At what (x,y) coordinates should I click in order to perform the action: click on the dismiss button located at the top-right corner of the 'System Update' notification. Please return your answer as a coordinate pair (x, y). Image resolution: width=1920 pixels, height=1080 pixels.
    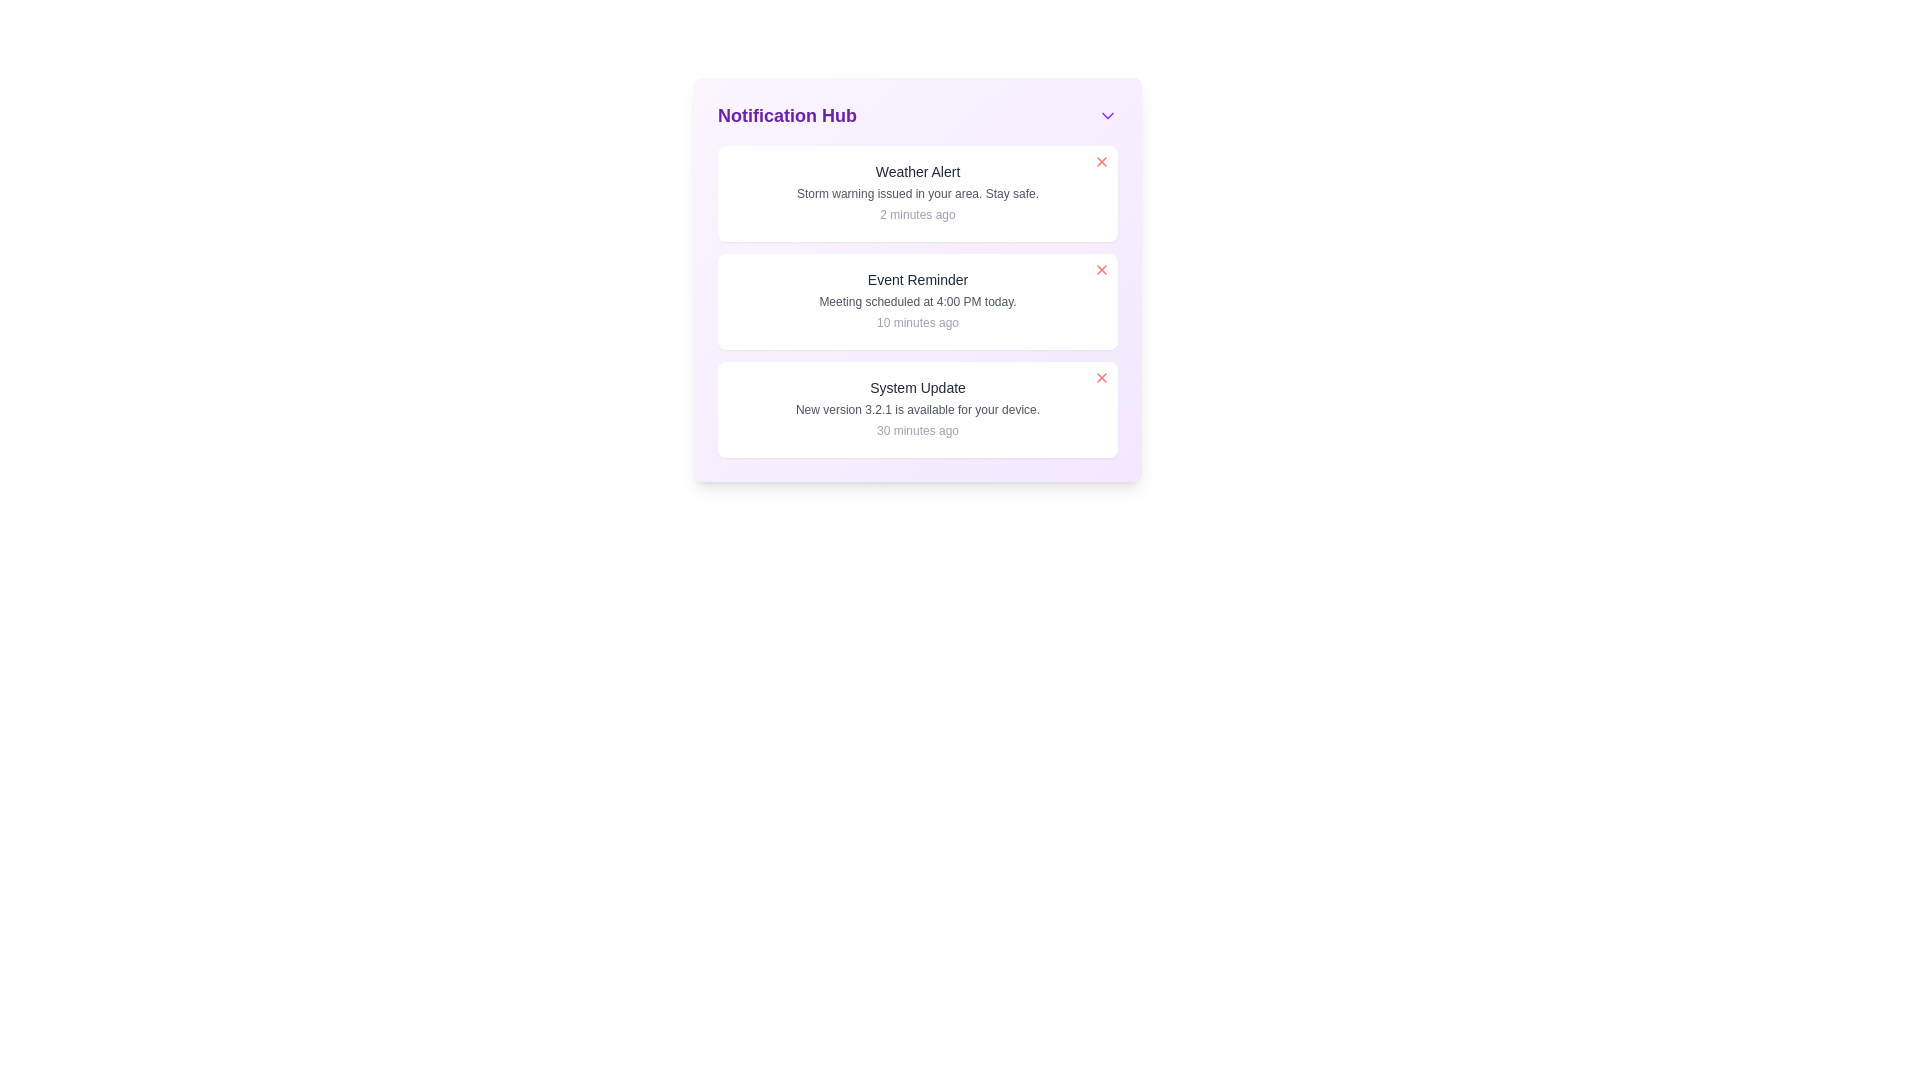
    Looking at the image, I should click on (1101, 378).